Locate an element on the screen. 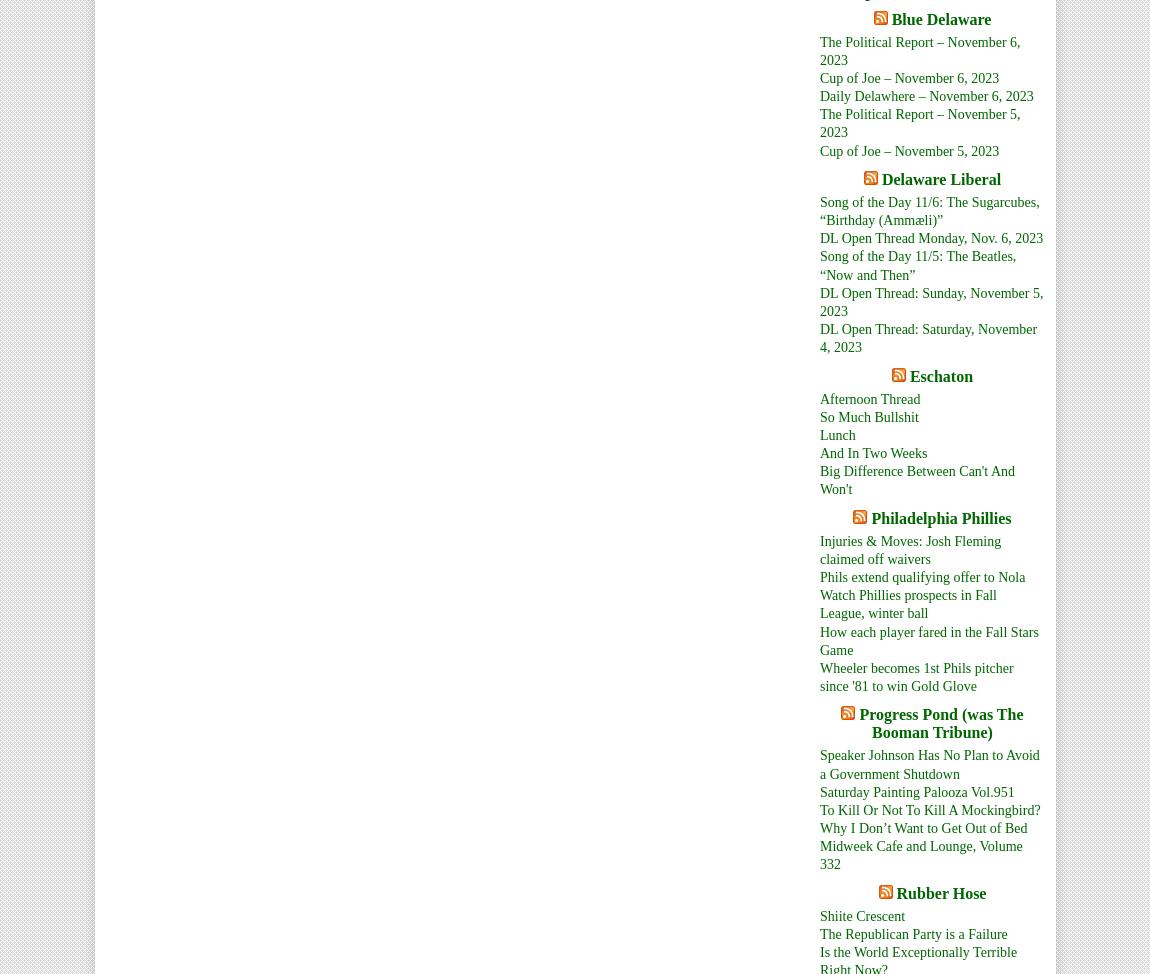 Image resolution: width=1150 pixels, height=974 pixels. 'Saturday Painting Palooza Vol.951' is located at coordinates (917, 790).